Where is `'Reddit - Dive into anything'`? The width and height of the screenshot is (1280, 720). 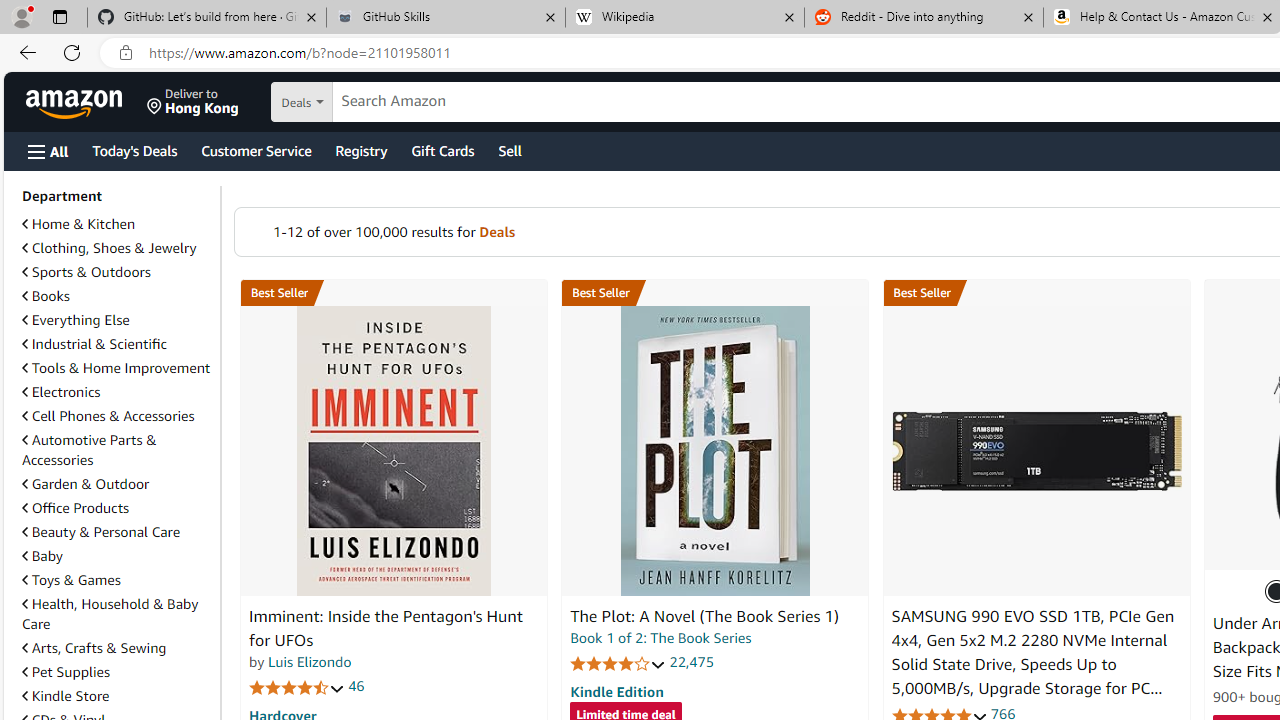 'Reddit - Dive into anything' is located at coordinates (923, 17).